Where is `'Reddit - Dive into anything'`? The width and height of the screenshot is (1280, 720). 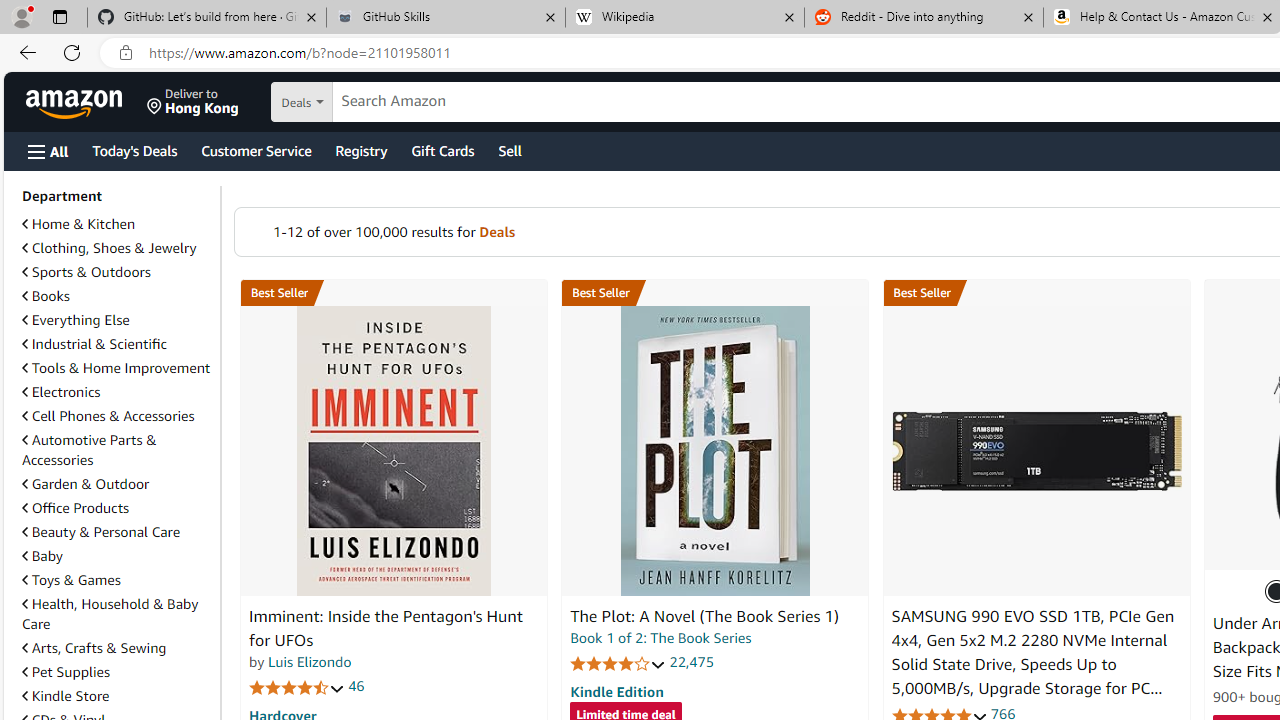 'Reddit - Dive into anything' is located at coordinates (923, 17).